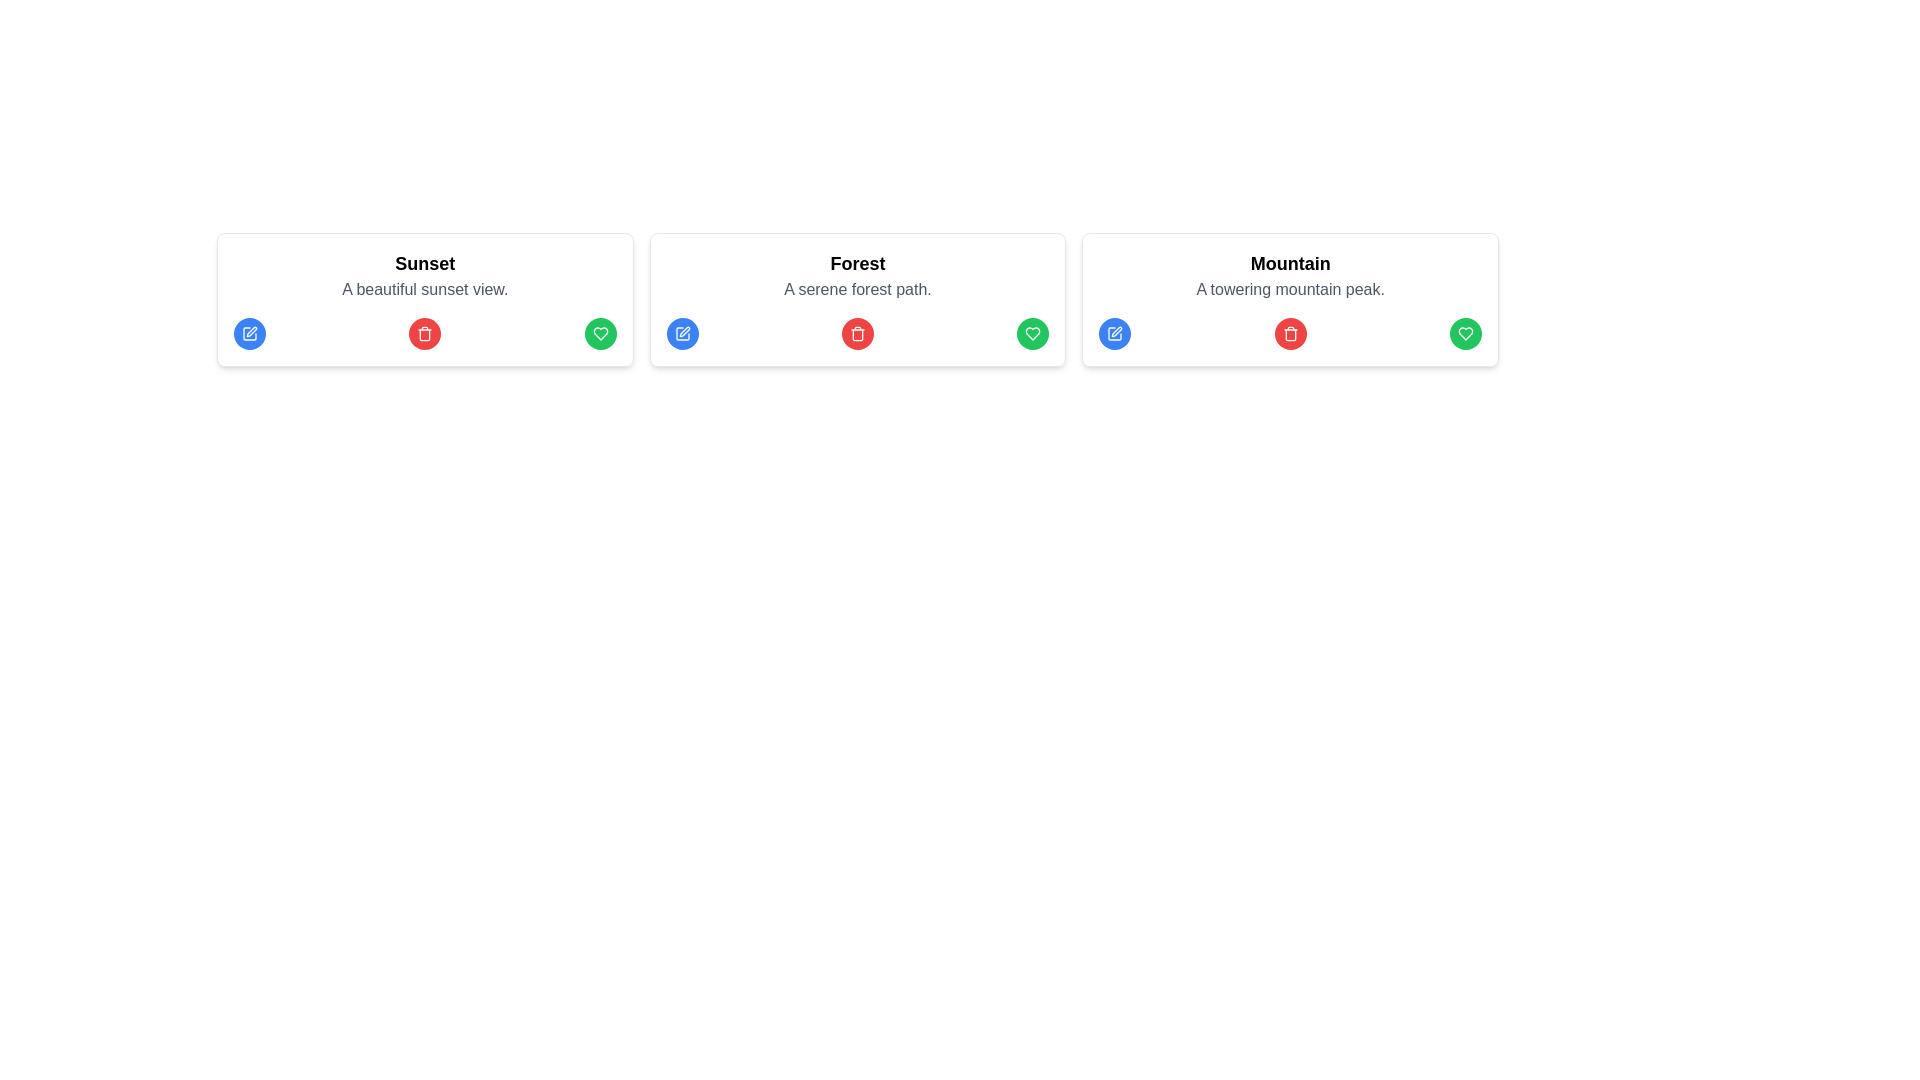 The width and height of the screenshot is (1920, 1080). What do you see at coordinates (1290, 333) in the screenshot?
I see `the delete icon button within the red circular button located beneath the 'Mountain' card` at bounding box center [1290, 333].